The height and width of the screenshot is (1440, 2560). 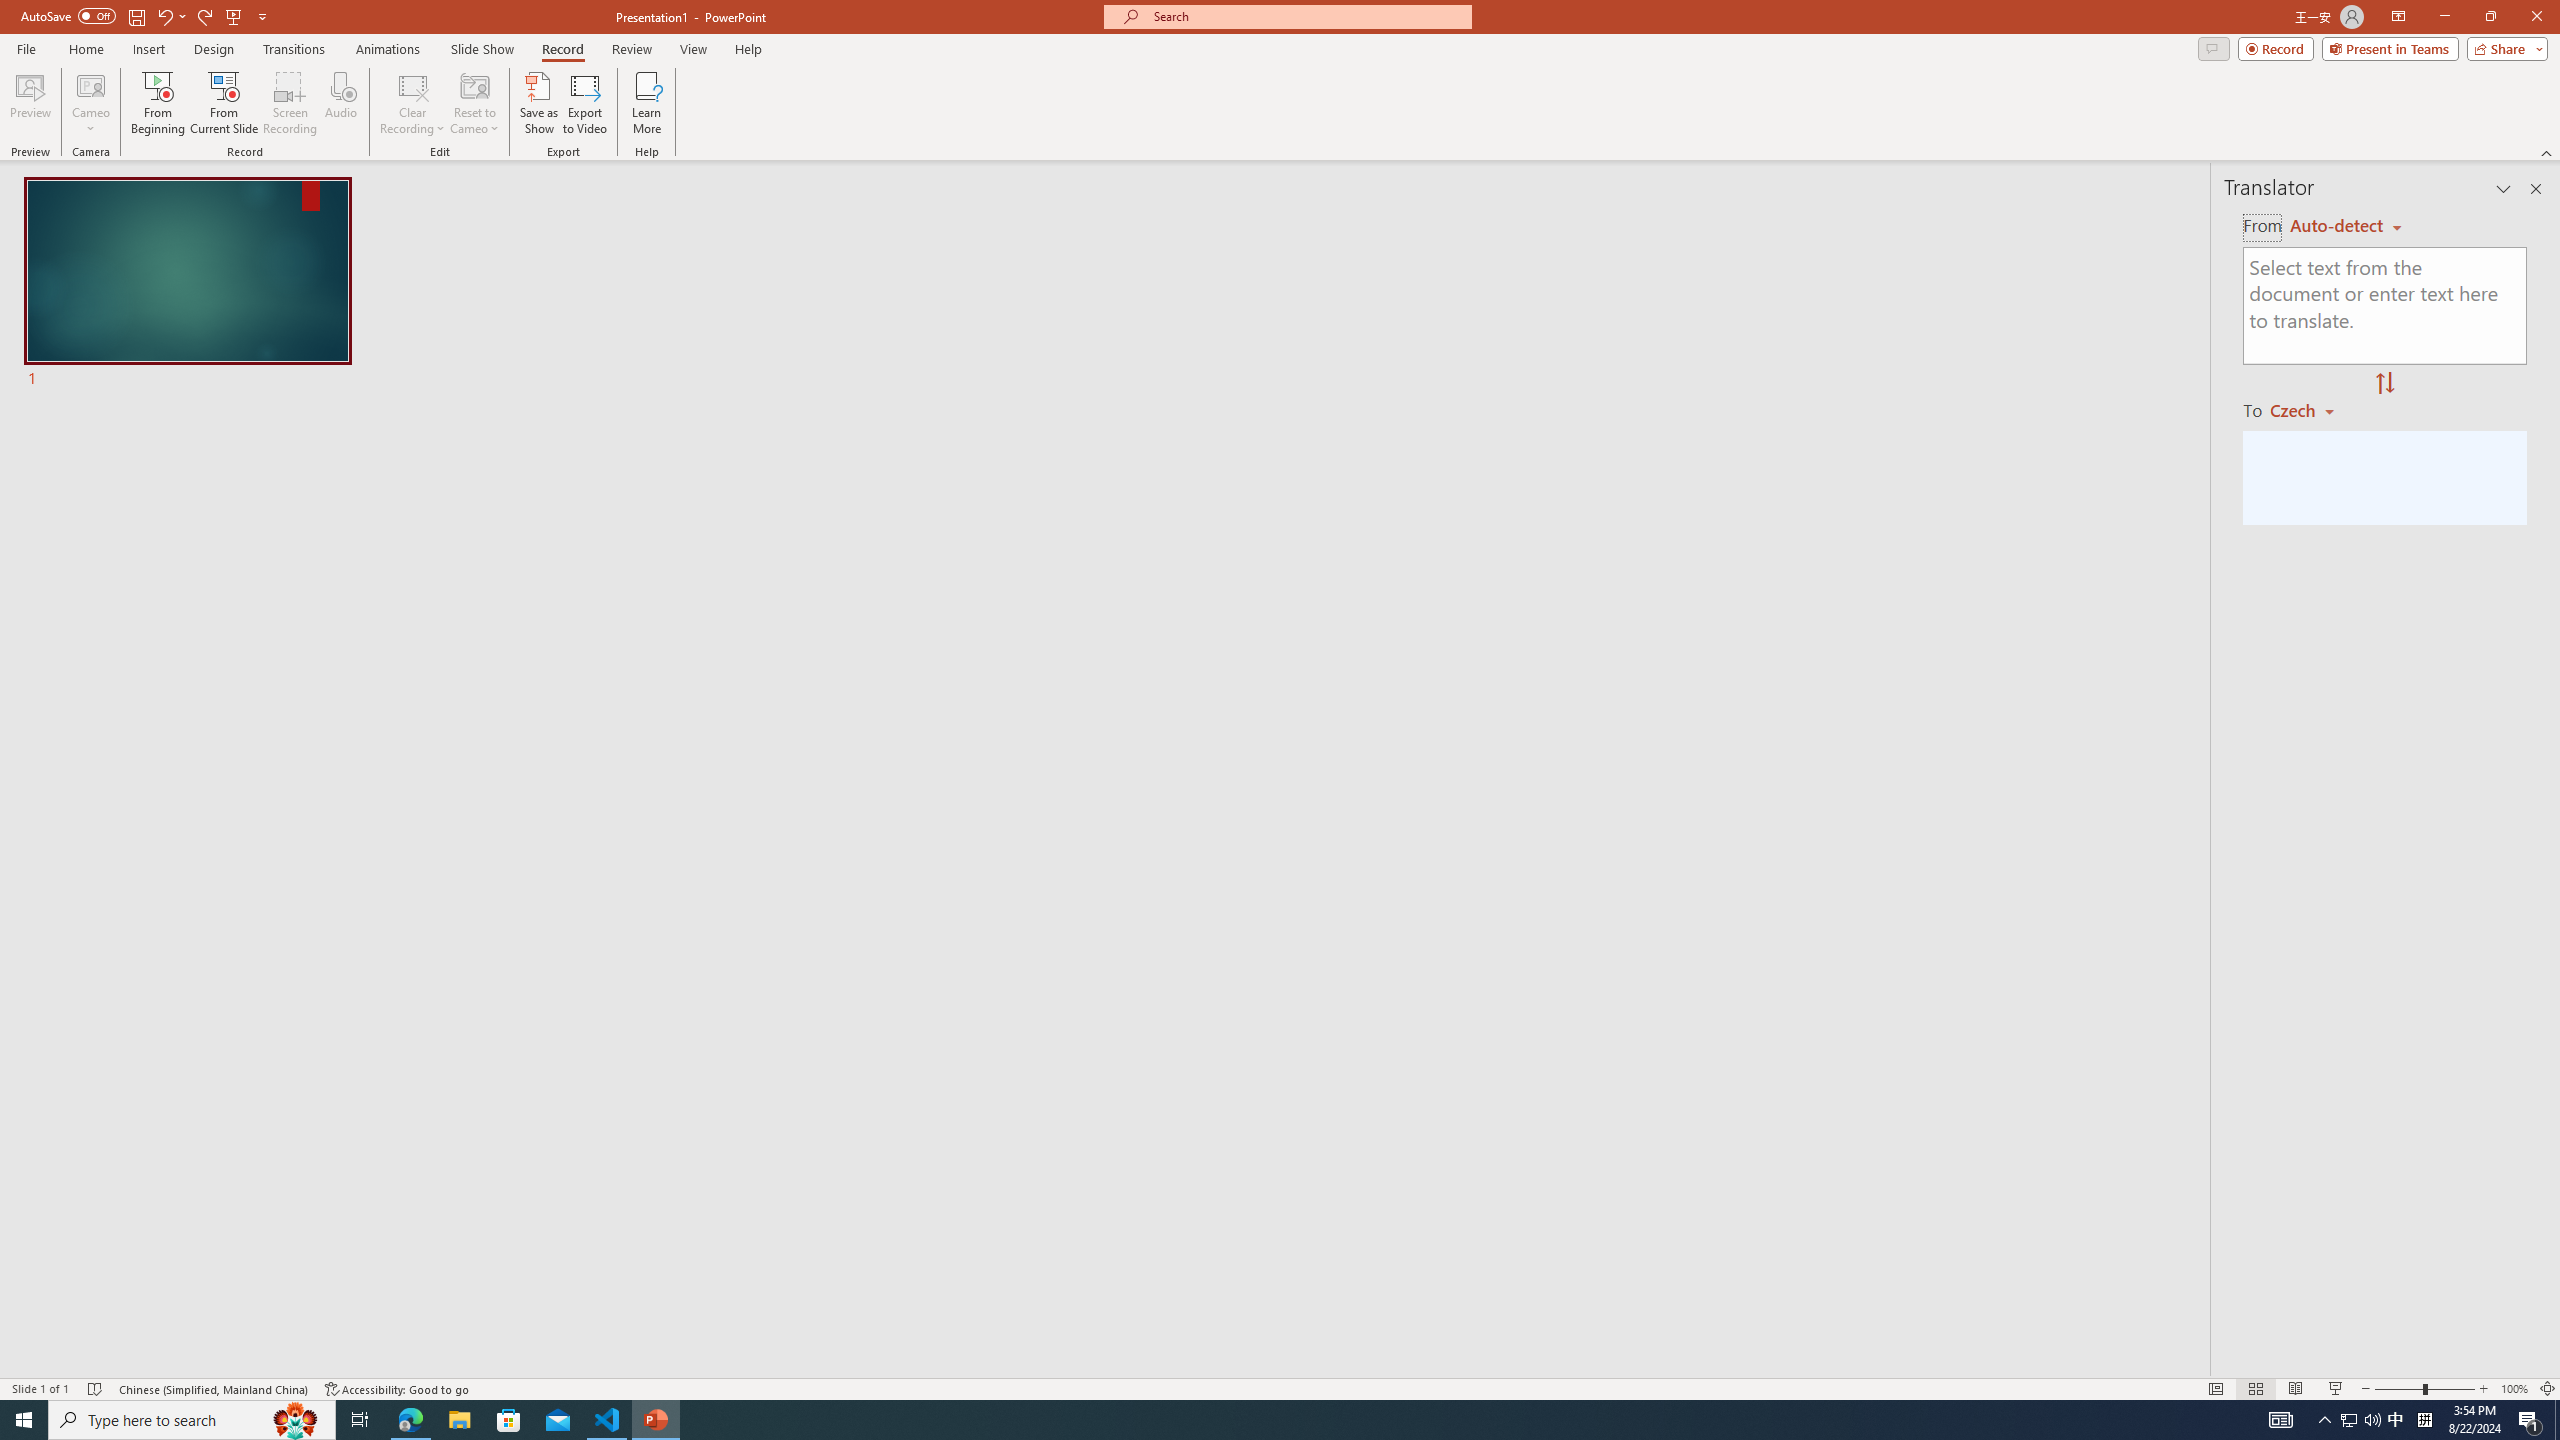 I want to click on 'Screen Recording', so click(x=289, y=103).